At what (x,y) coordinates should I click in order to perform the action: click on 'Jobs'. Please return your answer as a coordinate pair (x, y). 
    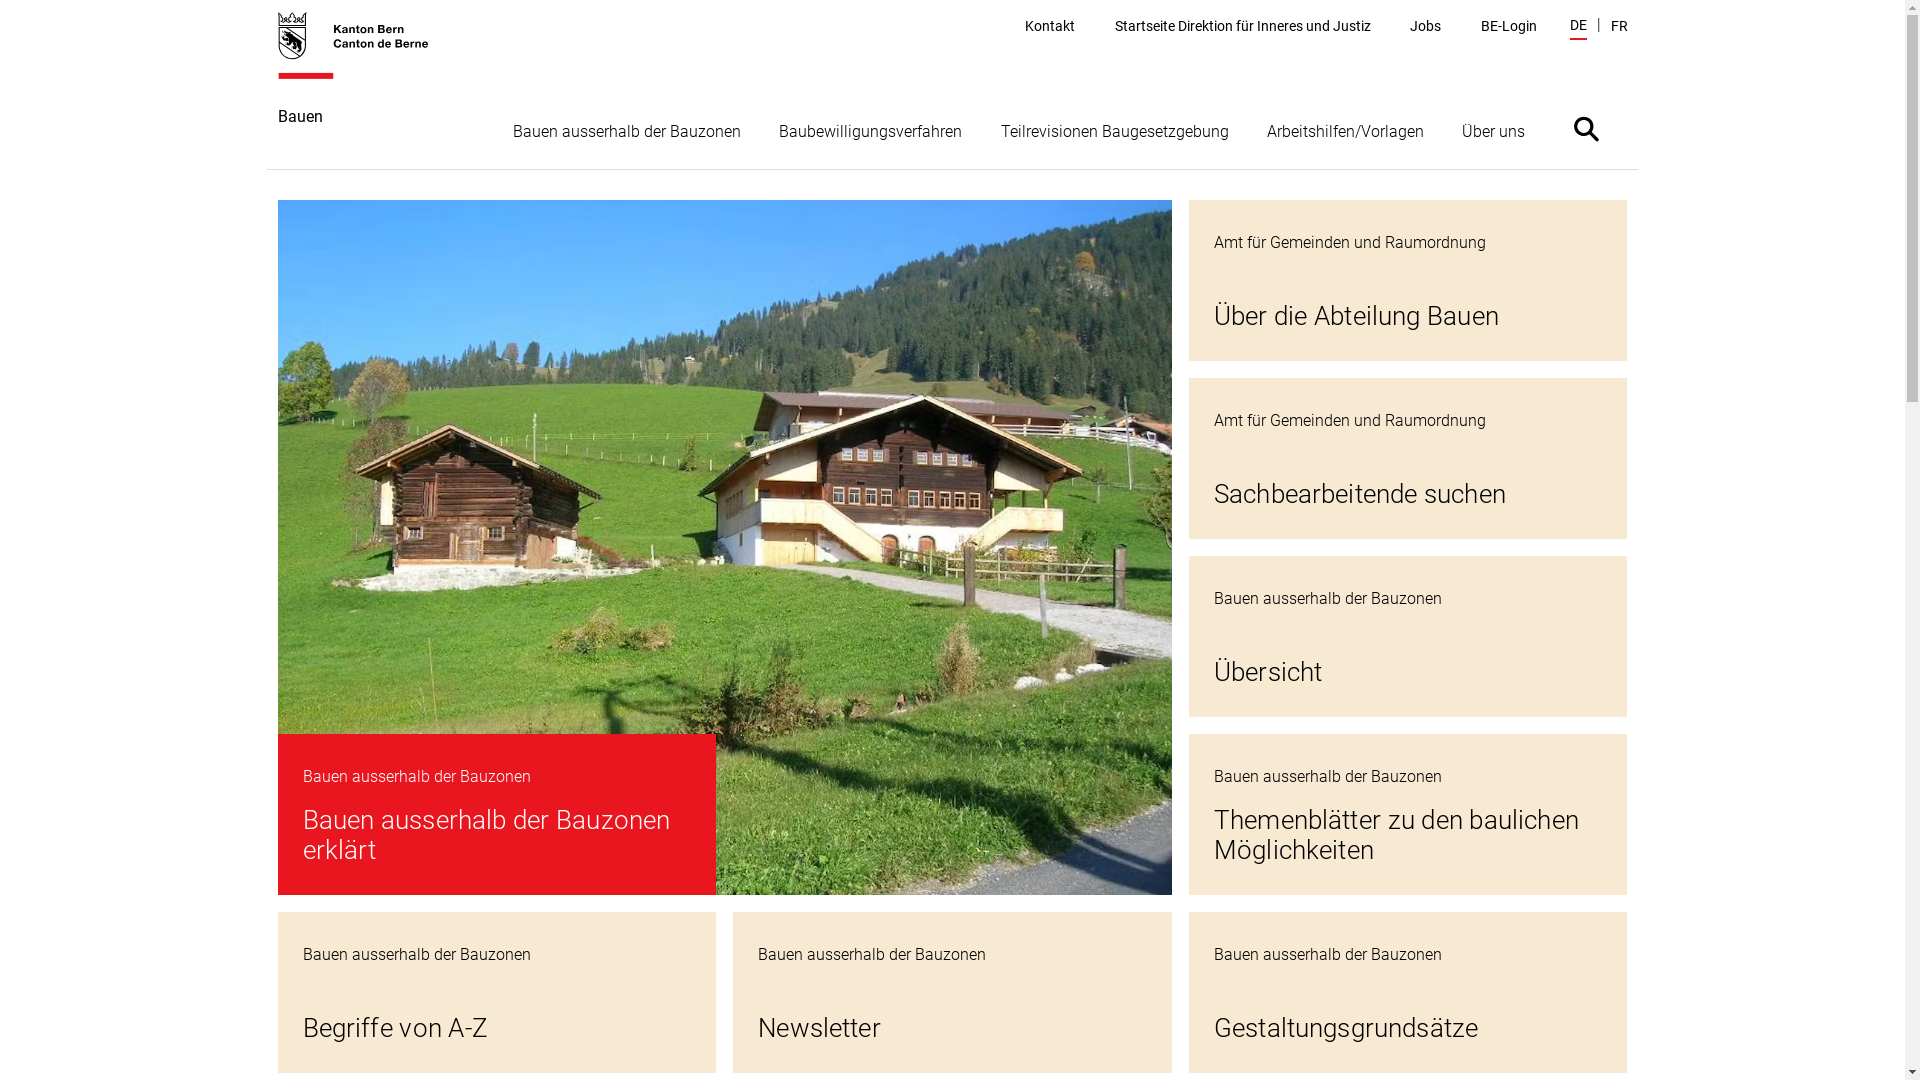
    Looking at the image, I should click on (1409, 26).